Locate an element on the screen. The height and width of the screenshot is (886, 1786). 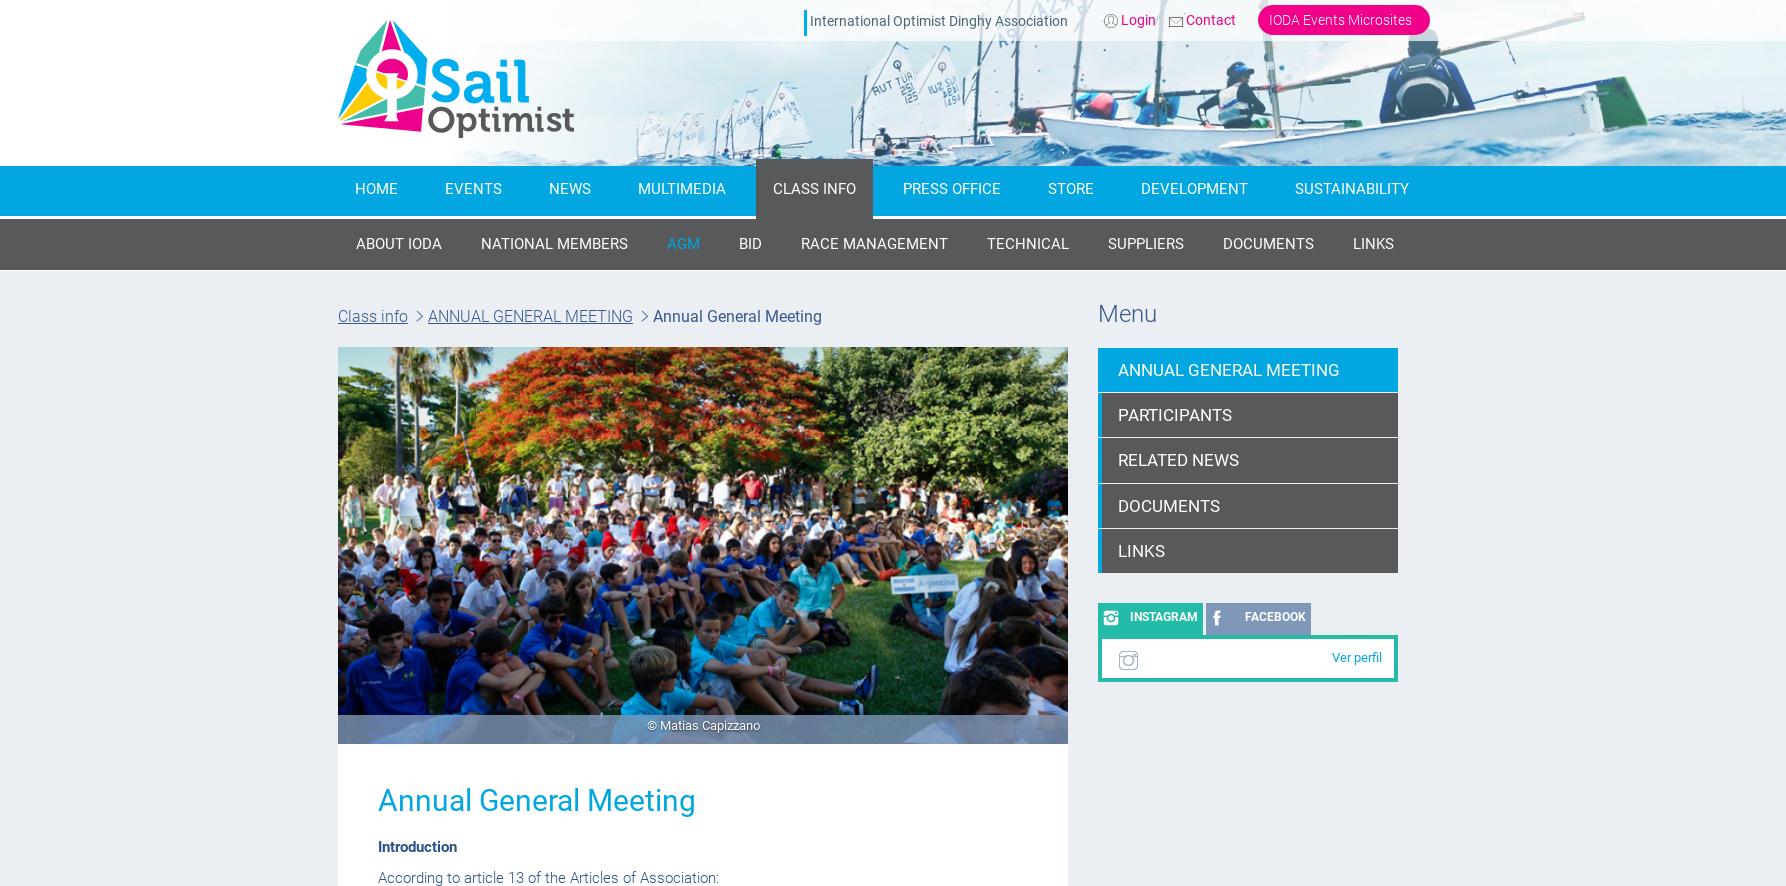
'Instagram' is located at coordinates (1162, 616).